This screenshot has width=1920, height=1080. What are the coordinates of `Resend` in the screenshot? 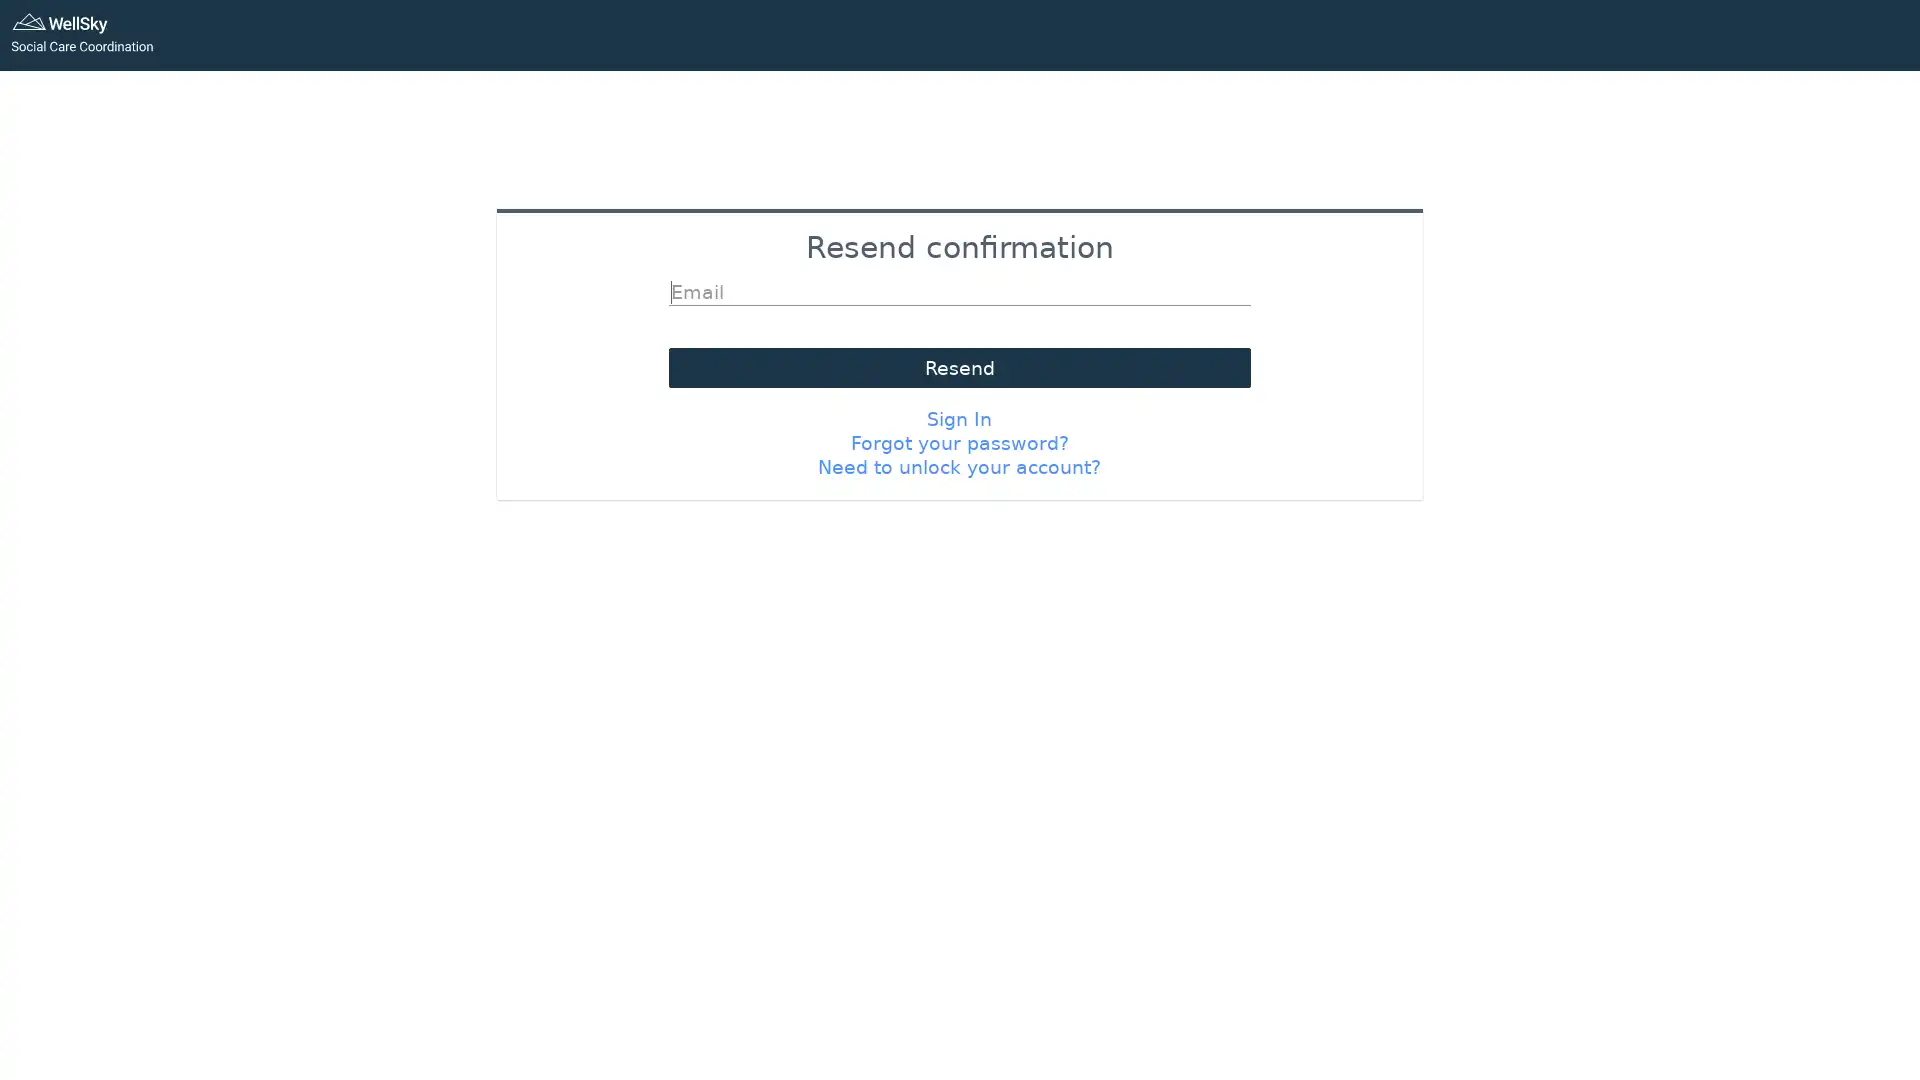 It's located at (958, 367).